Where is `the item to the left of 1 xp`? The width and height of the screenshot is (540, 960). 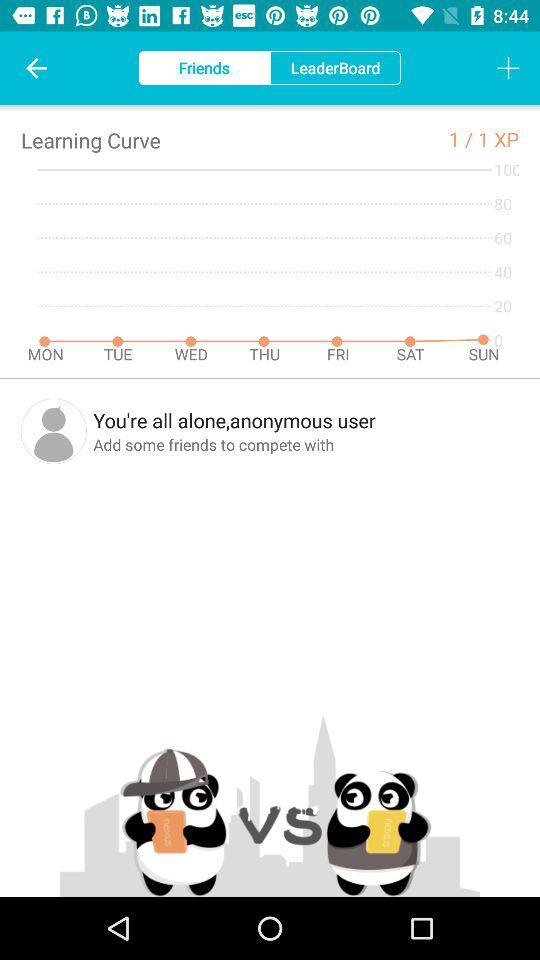 the item to the left of 1 xp is located at coordinates (463, 138).